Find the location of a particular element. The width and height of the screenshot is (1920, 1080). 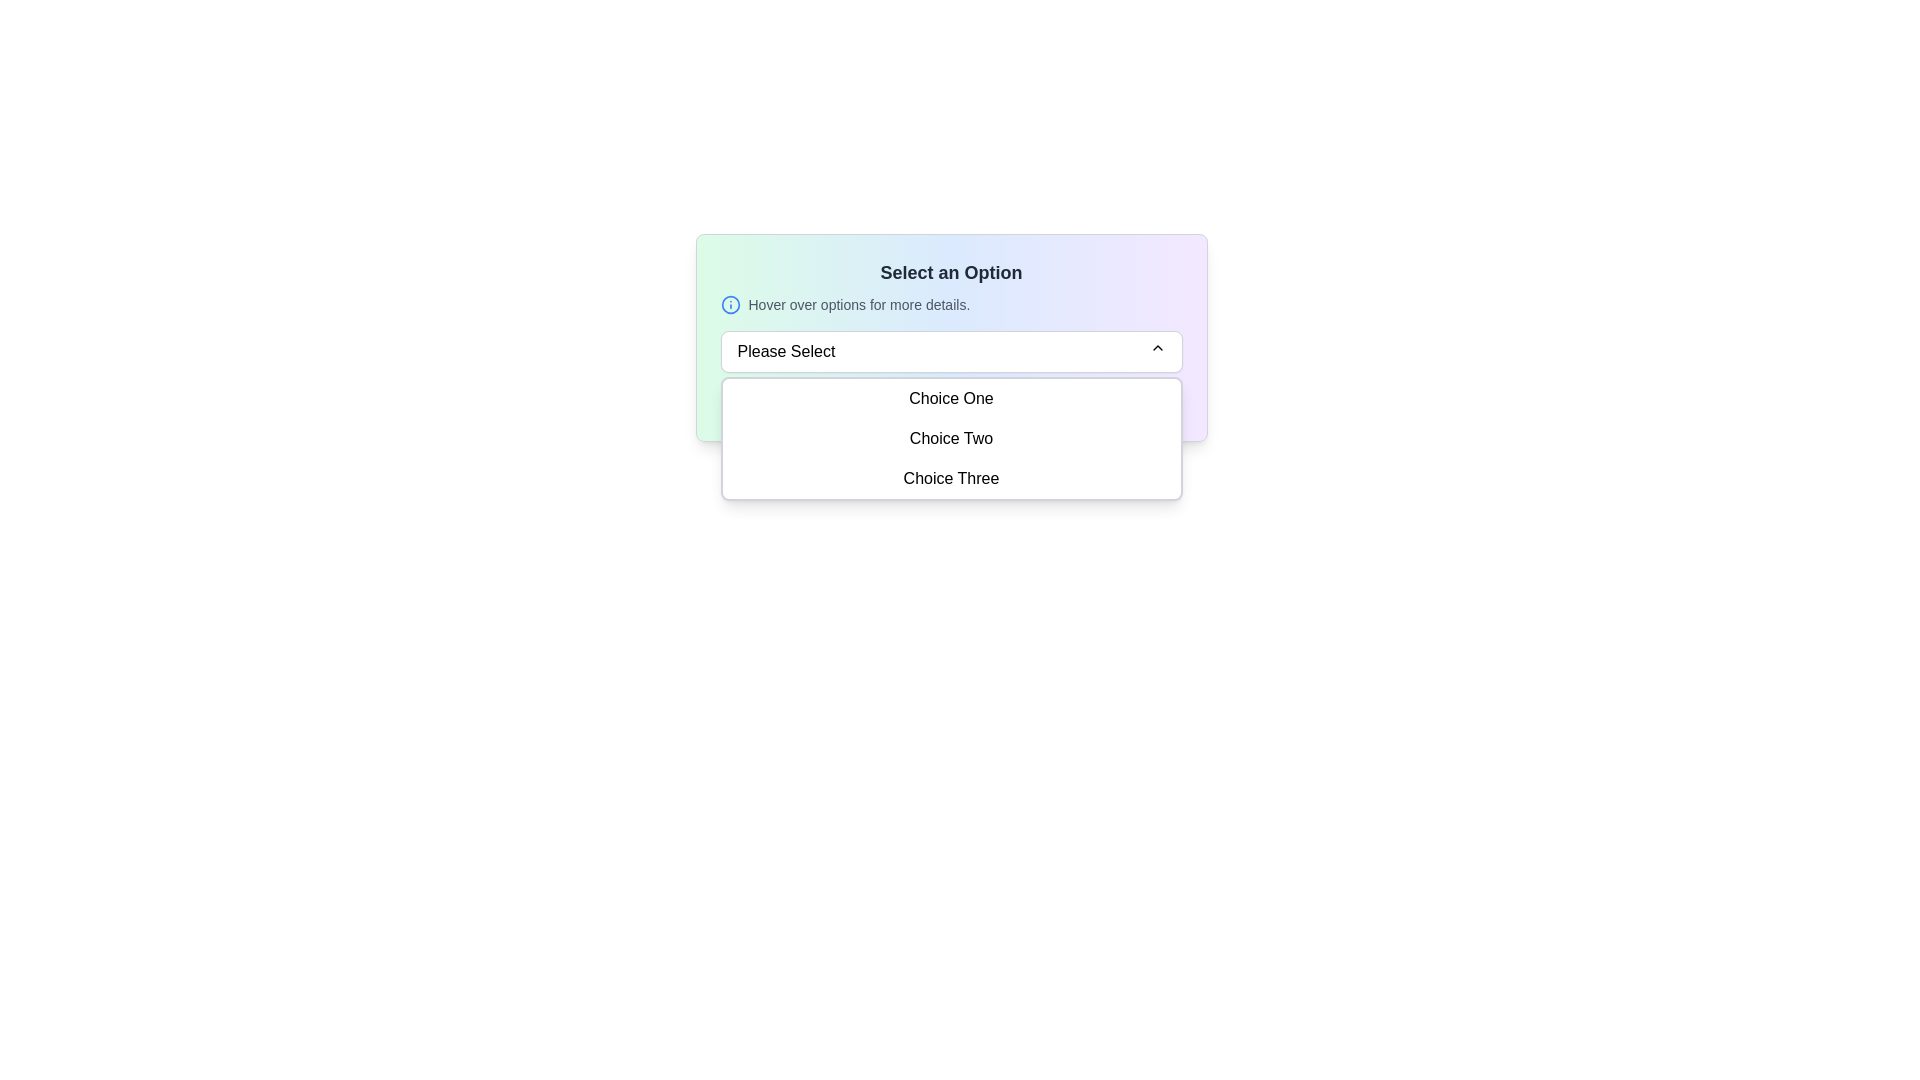

the second choice in the dropdown menu labeled 'Choice Two' is located at coordinates (950, 438).